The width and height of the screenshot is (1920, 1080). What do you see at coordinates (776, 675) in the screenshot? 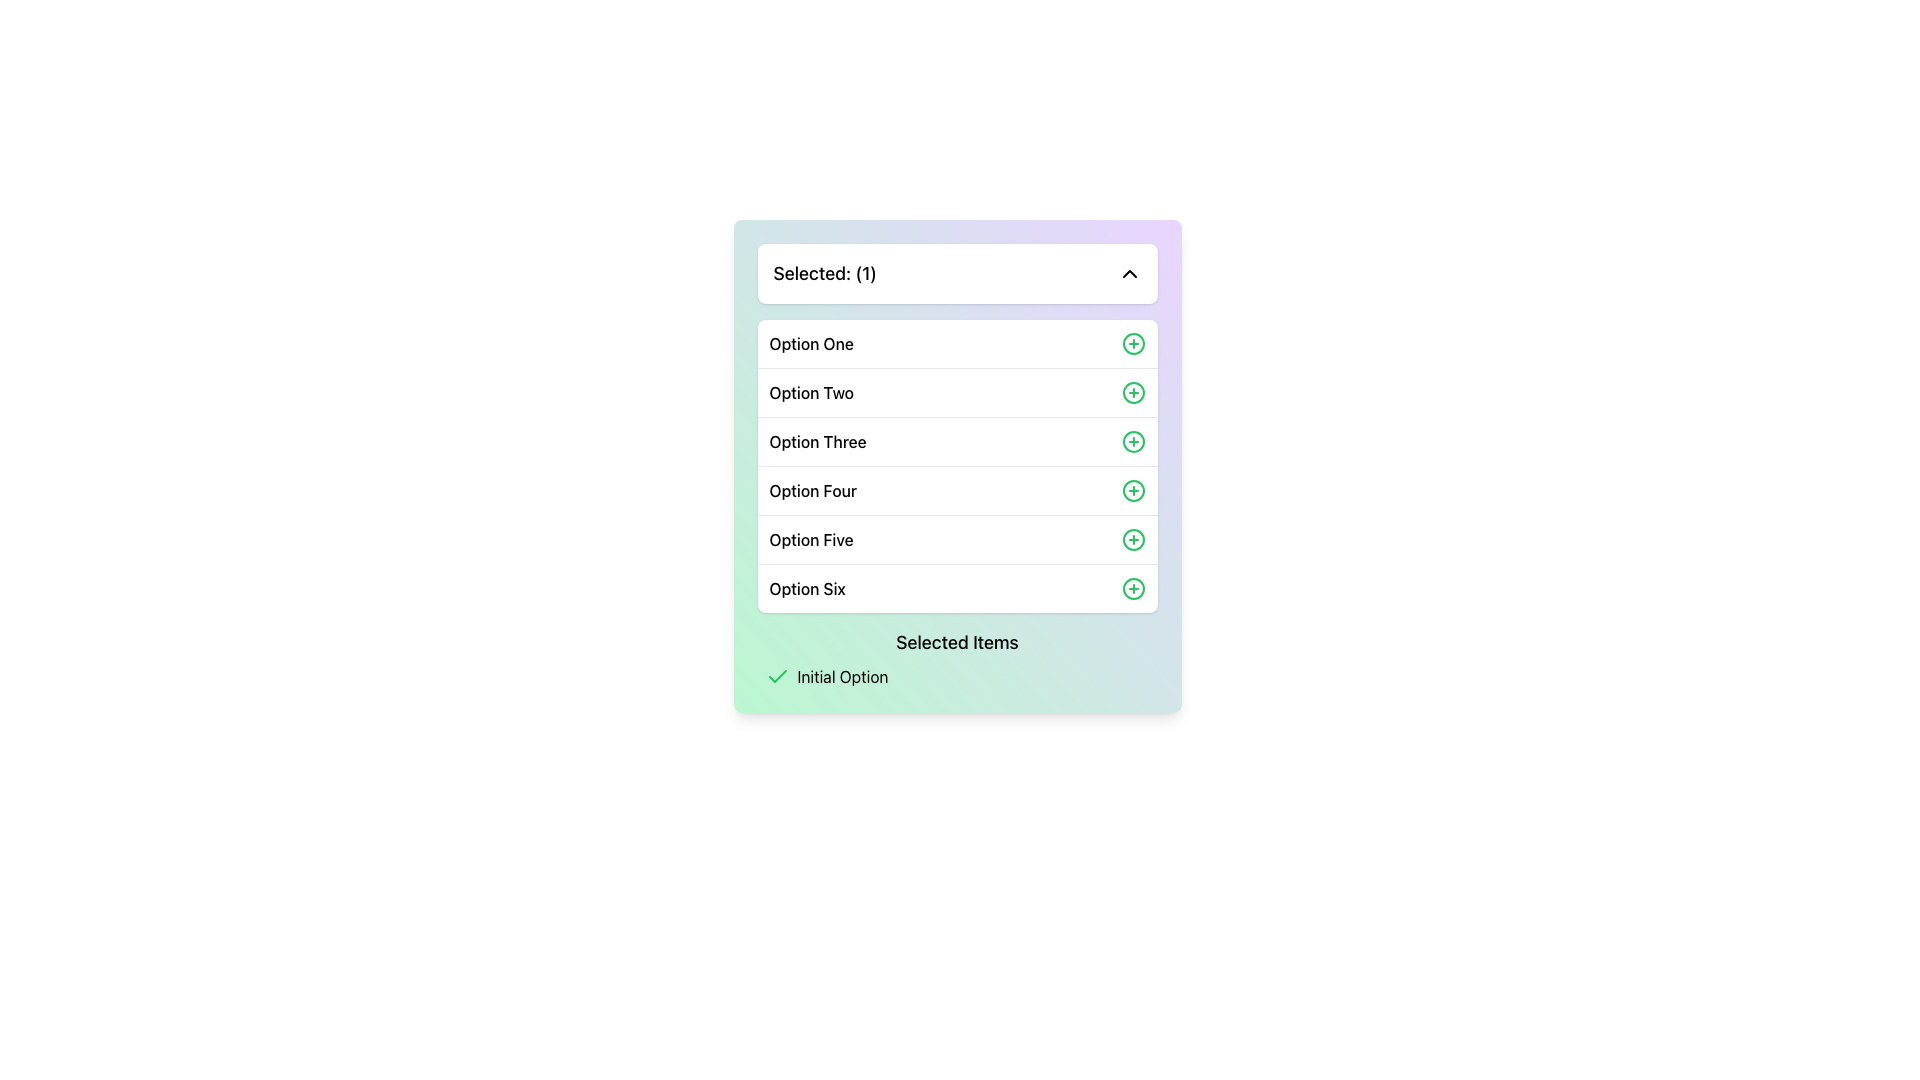
I see `the confirmation by interacting with the green checkmark icon indicating selection or confirmation, located near the bottom-center of the interface next to the 'Initial Option' label` at bounding box center [776, 675].